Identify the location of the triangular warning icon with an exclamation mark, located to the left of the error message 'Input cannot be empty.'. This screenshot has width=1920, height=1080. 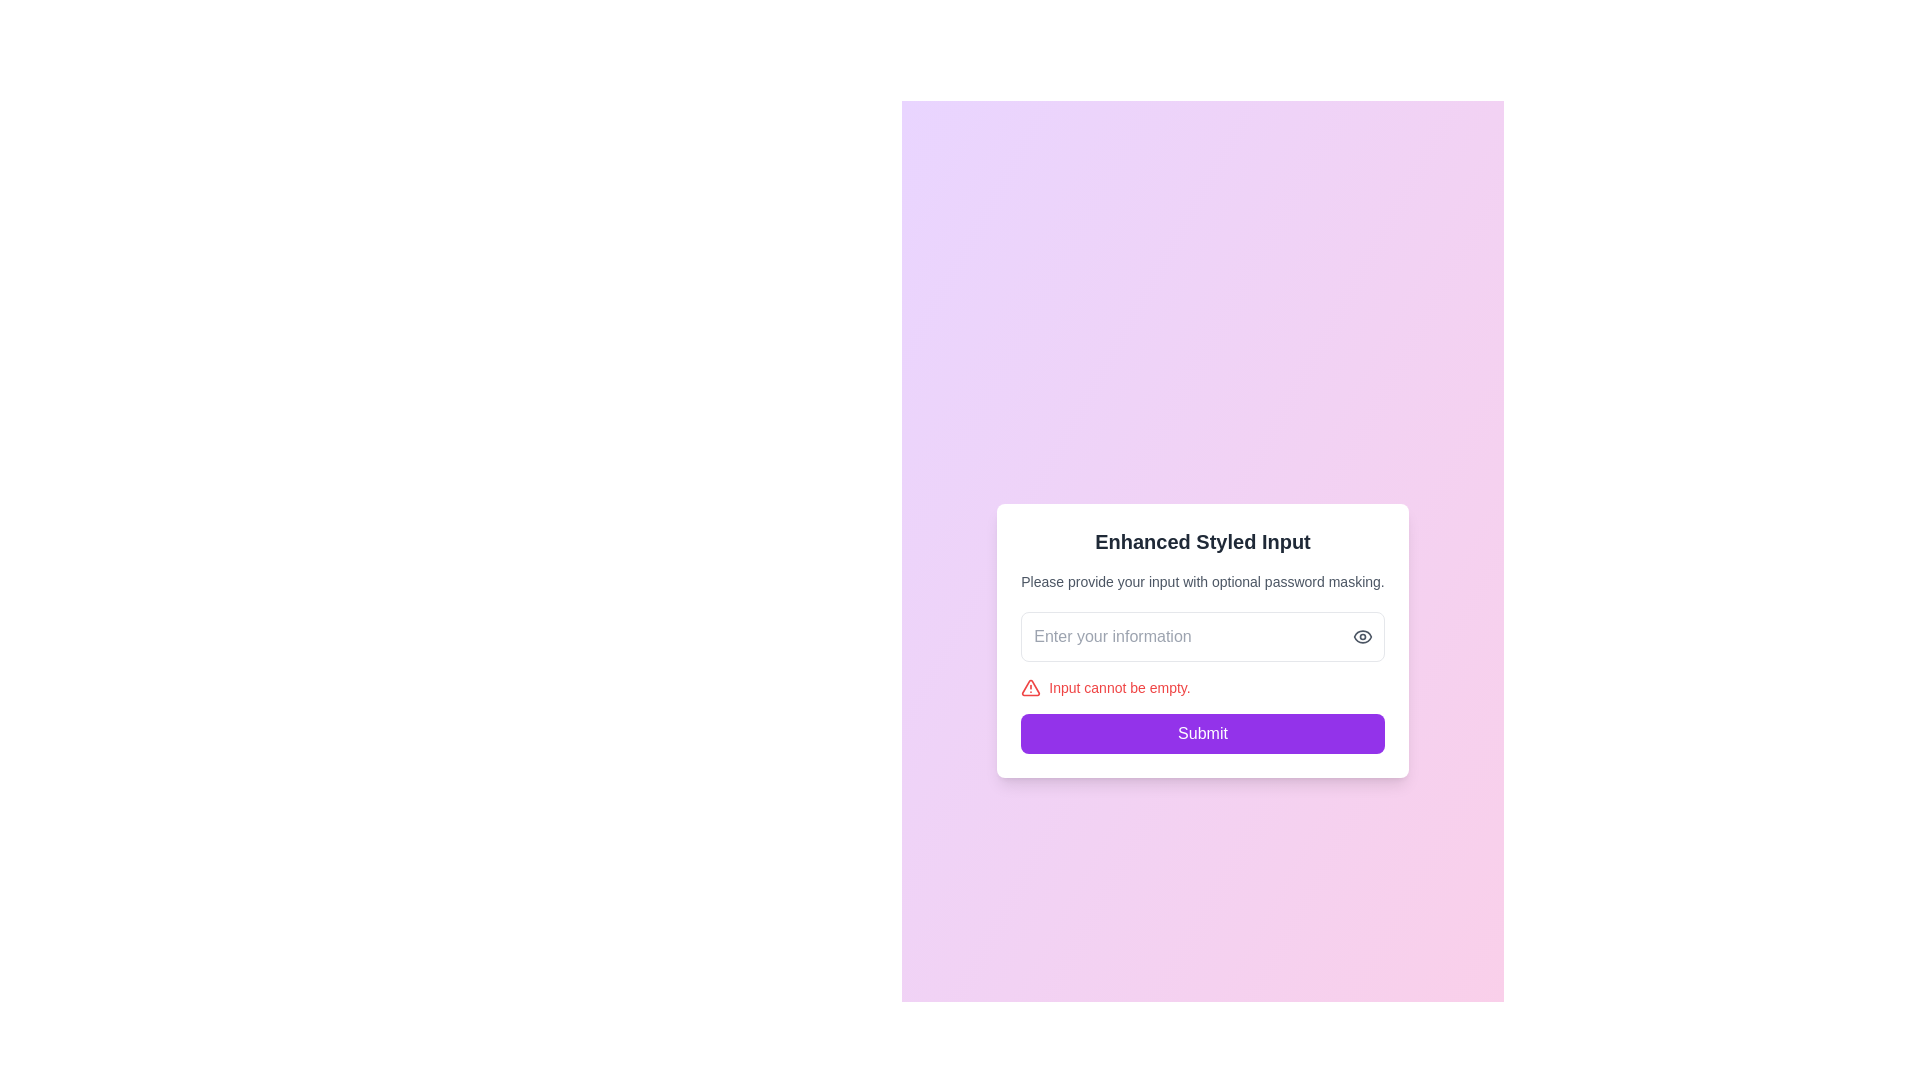
(1031, 686).